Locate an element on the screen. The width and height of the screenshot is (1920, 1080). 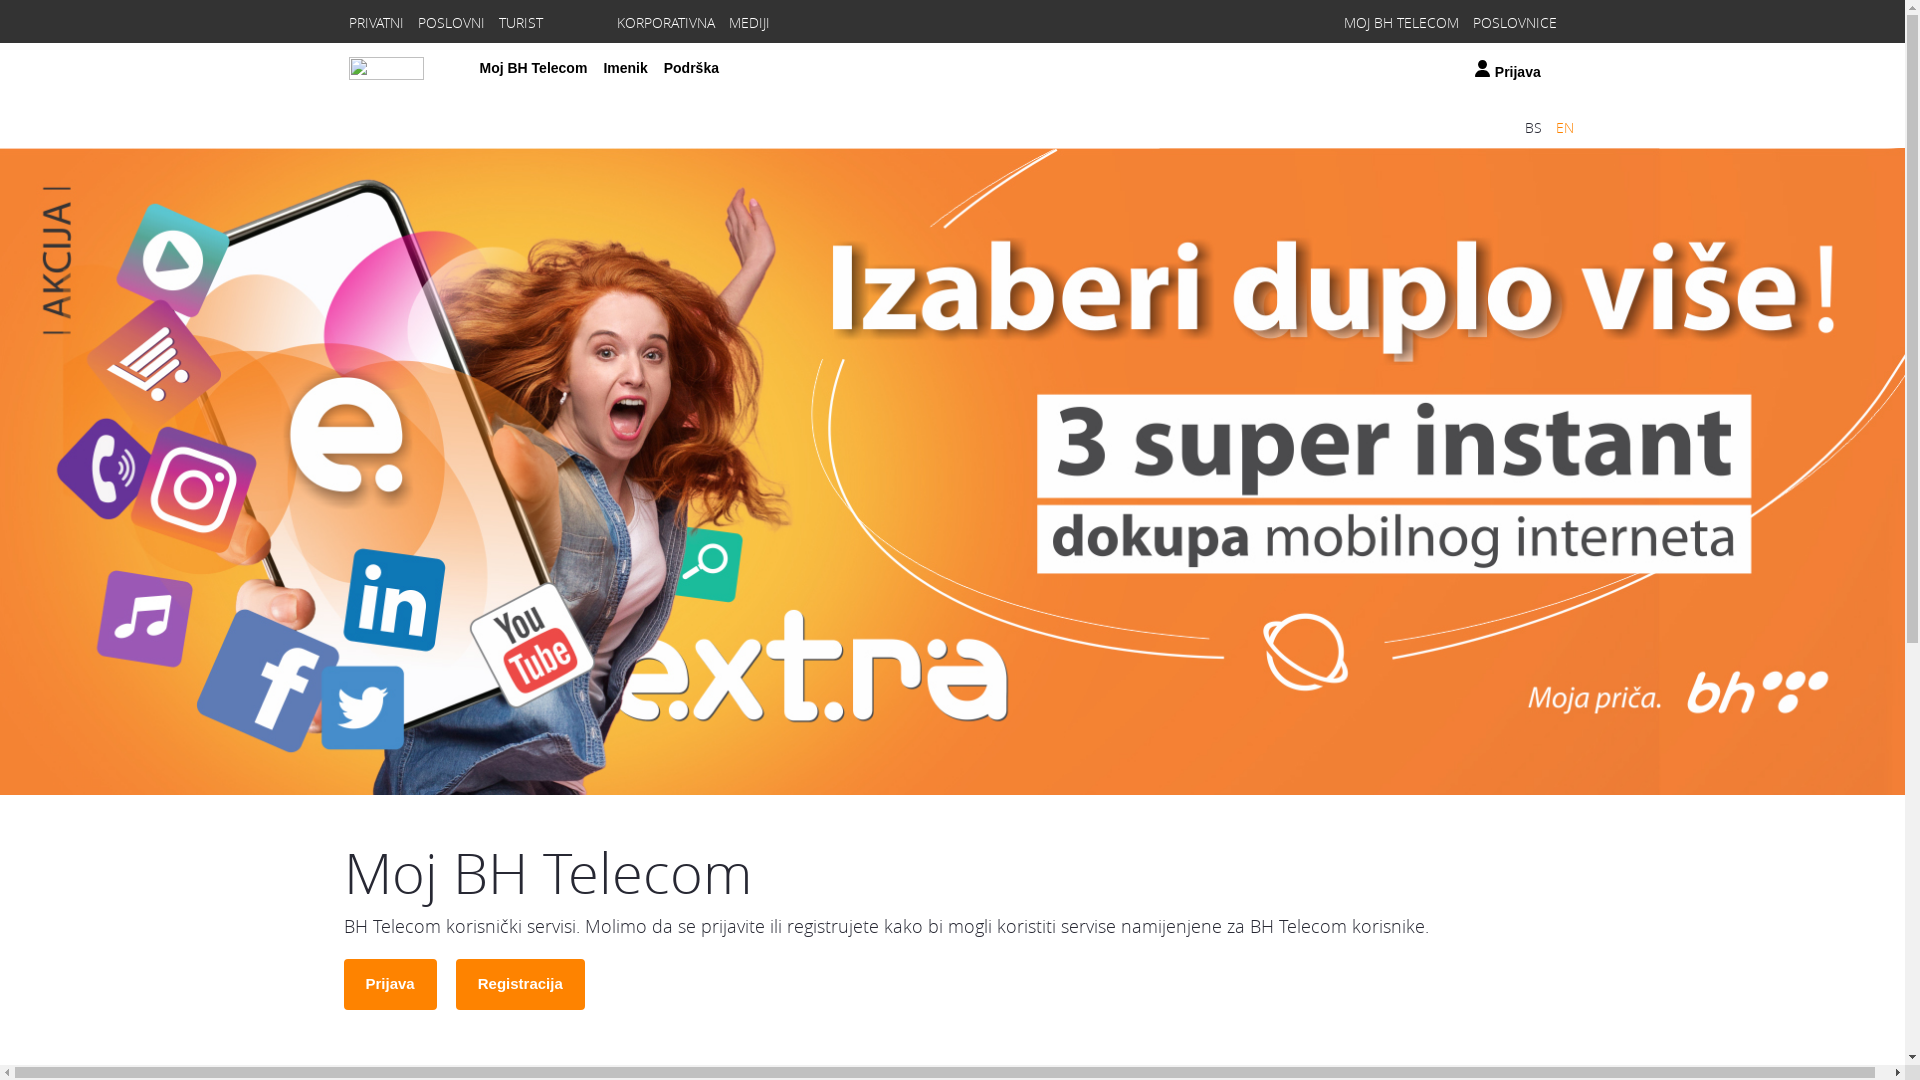
'POSLOVNICE' is located at coordinates (1513, 22).